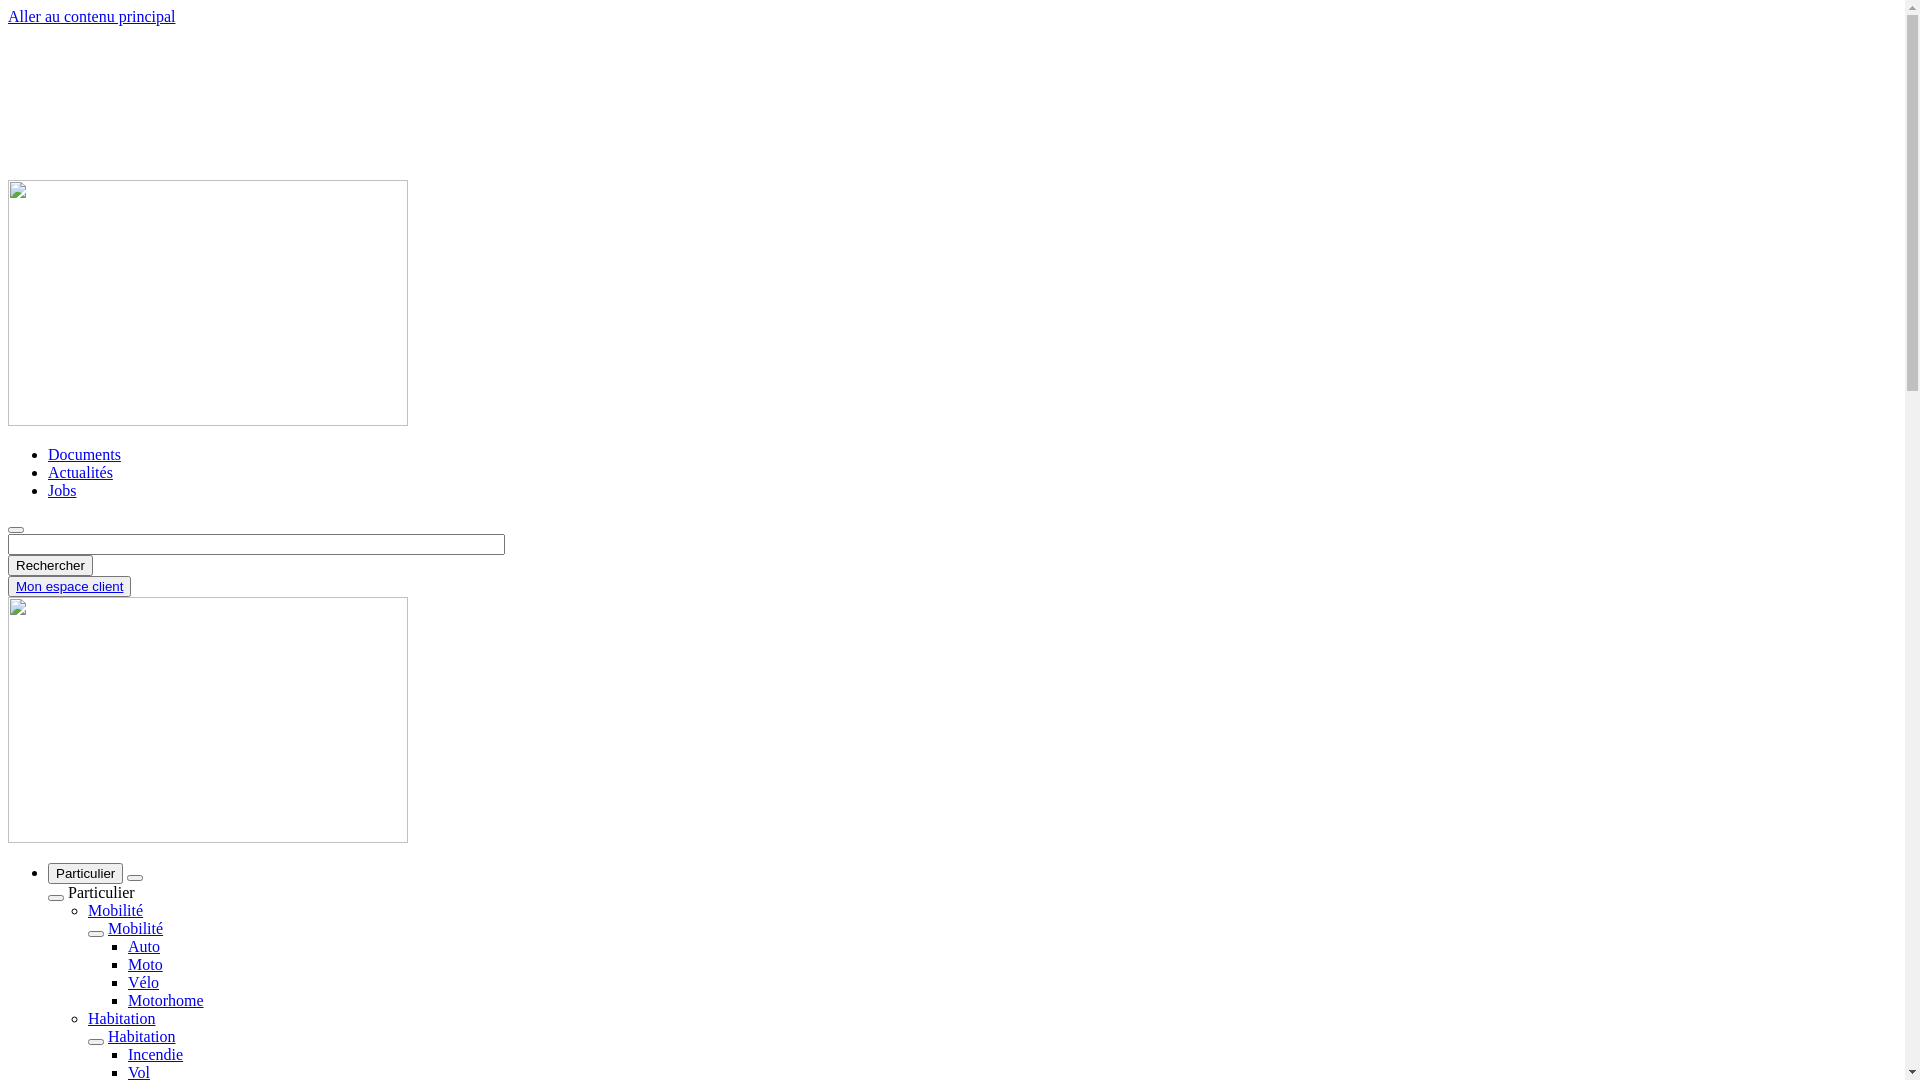 The width and height of the screenshot is (1920, 1080). Describe the element at coordinates (154, 1053) in the screenshot. I see `'Incendie'` at that location.